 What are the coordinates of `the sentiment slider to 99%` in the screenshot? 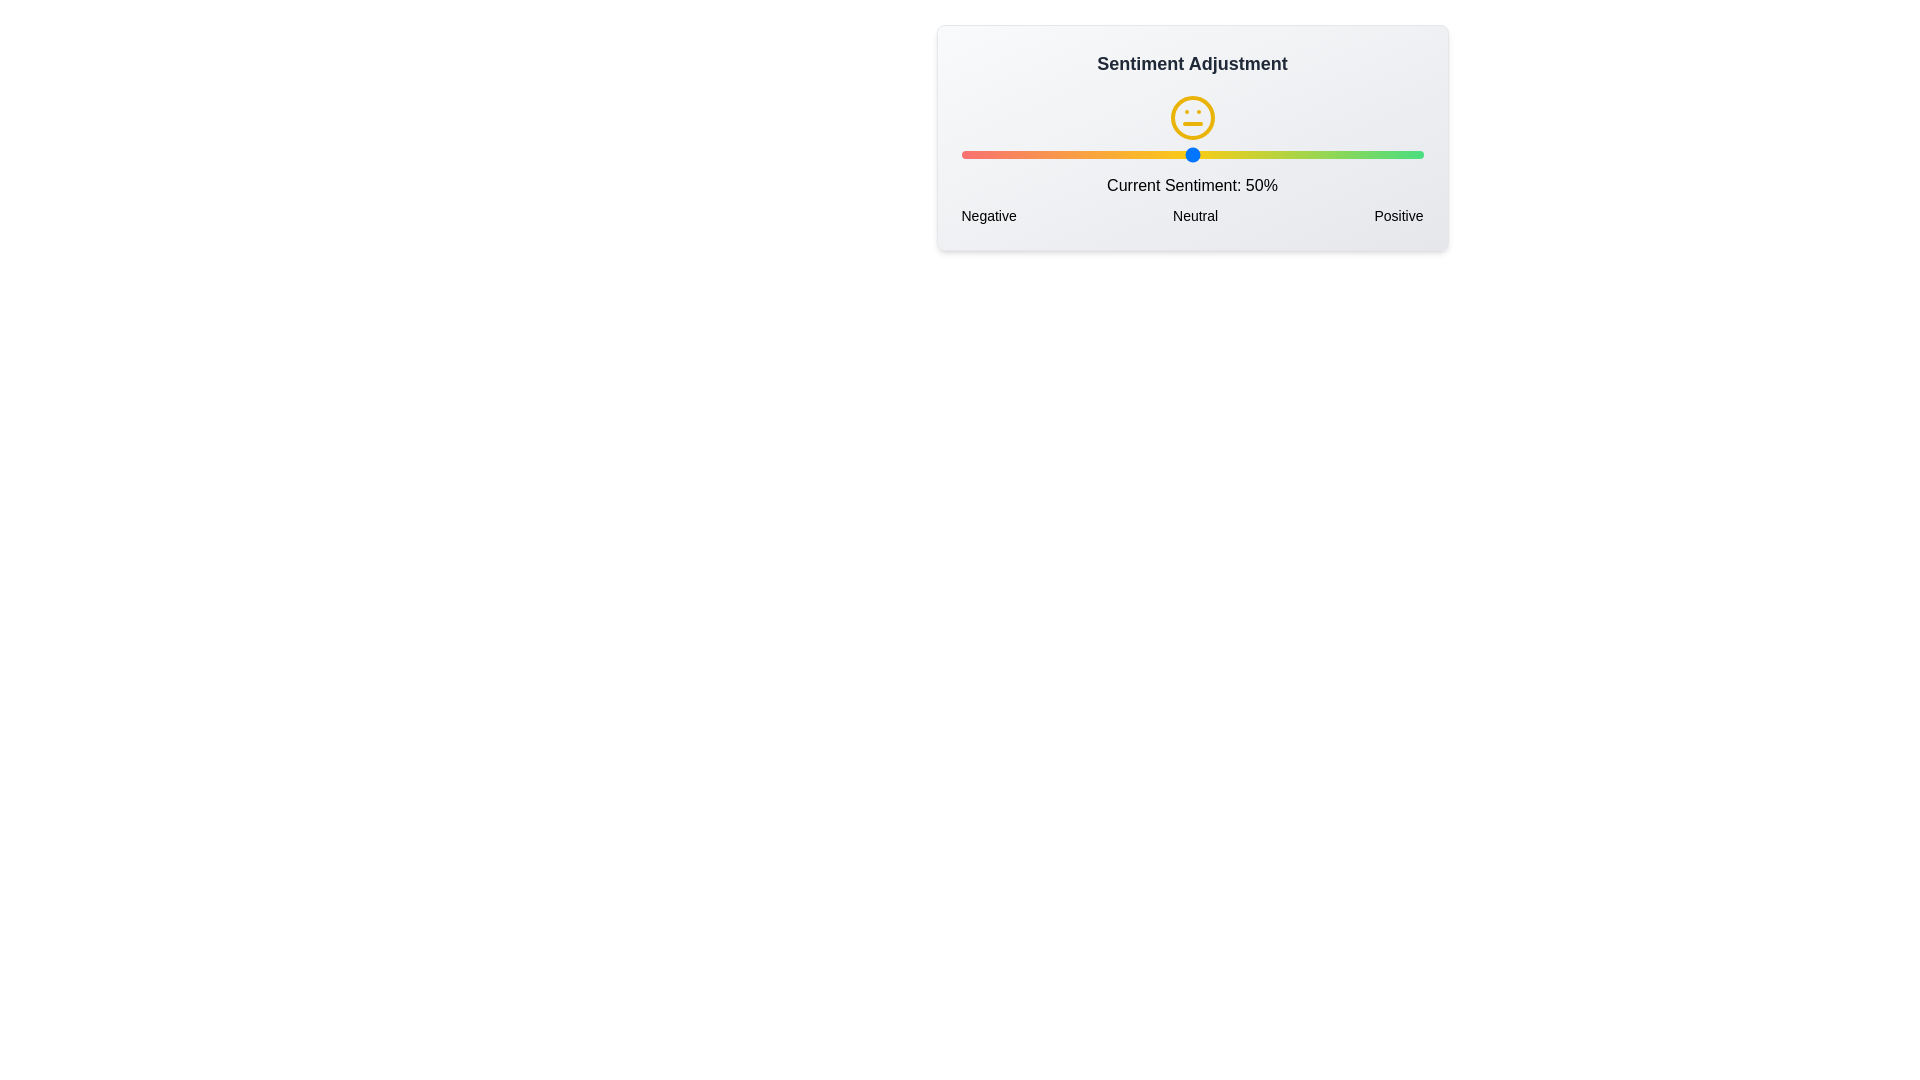 It's located at (1417, 153).